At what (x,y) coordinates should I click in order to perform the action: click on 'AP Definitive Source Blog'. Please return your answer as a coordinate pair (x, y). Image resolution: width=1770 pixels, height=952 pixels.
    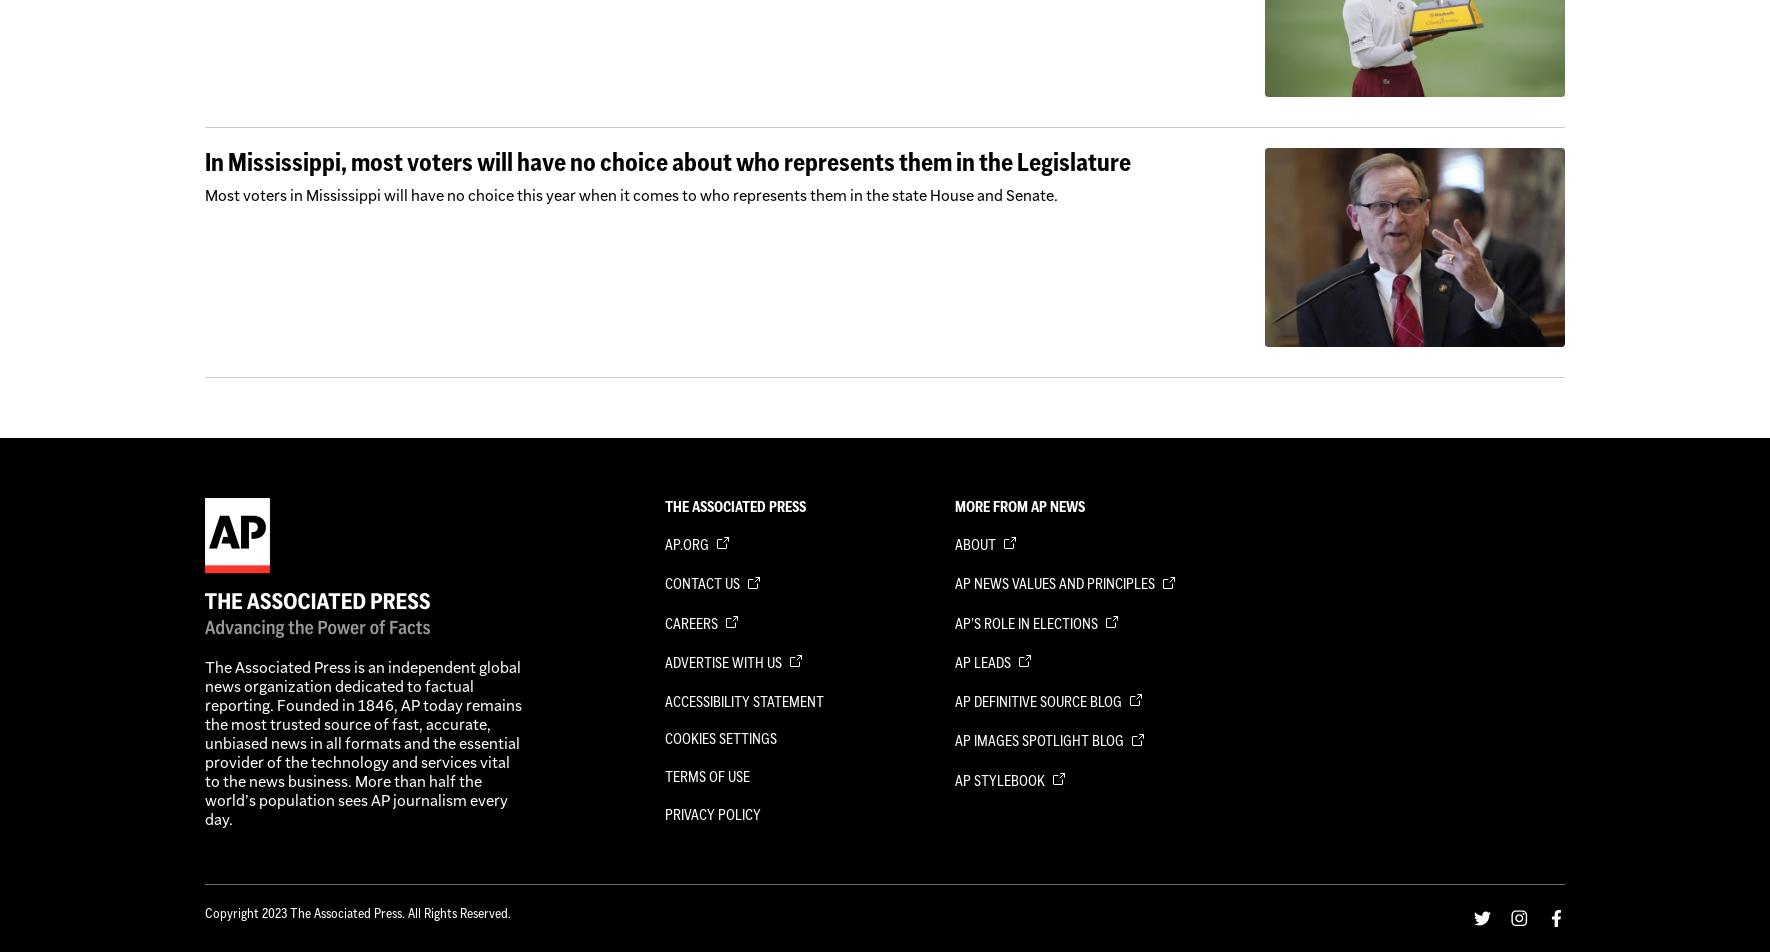
    Looking at the image, I should click on (1040, 702).